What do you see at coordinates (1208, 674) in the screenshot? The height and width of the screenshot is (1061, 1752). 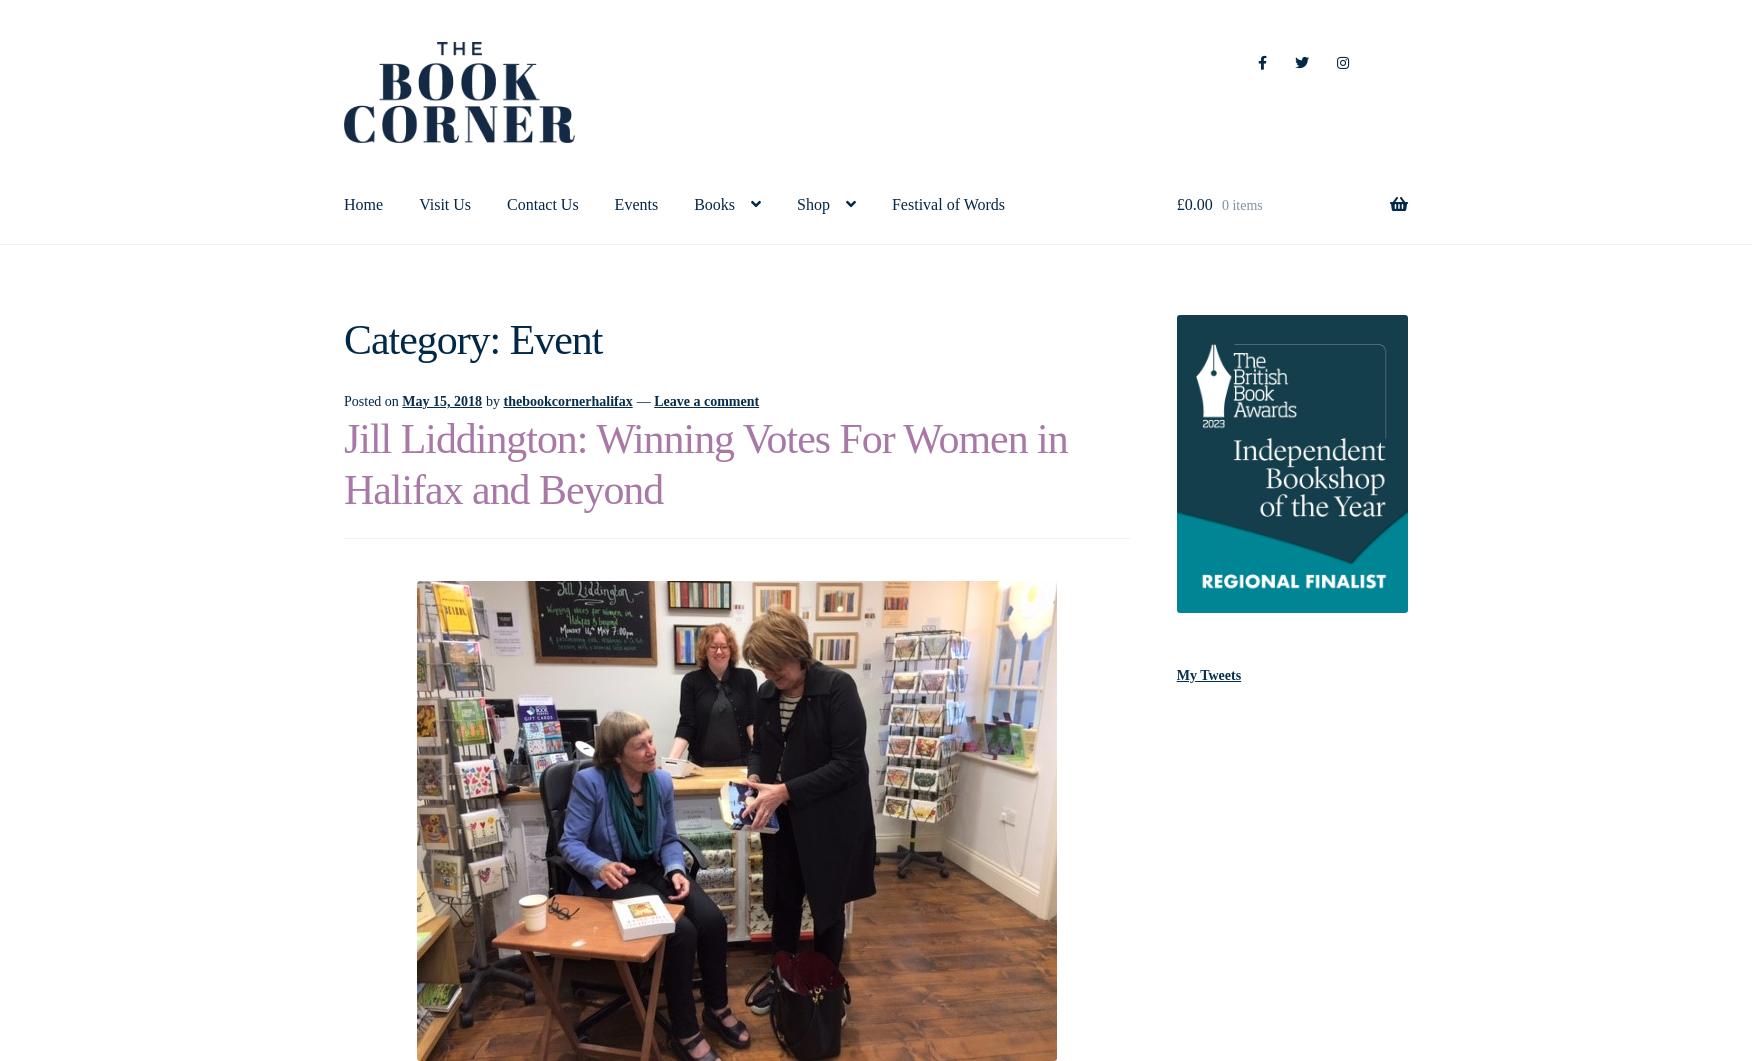 I see `'My Tweets'` at bounding box center [1208, 674].